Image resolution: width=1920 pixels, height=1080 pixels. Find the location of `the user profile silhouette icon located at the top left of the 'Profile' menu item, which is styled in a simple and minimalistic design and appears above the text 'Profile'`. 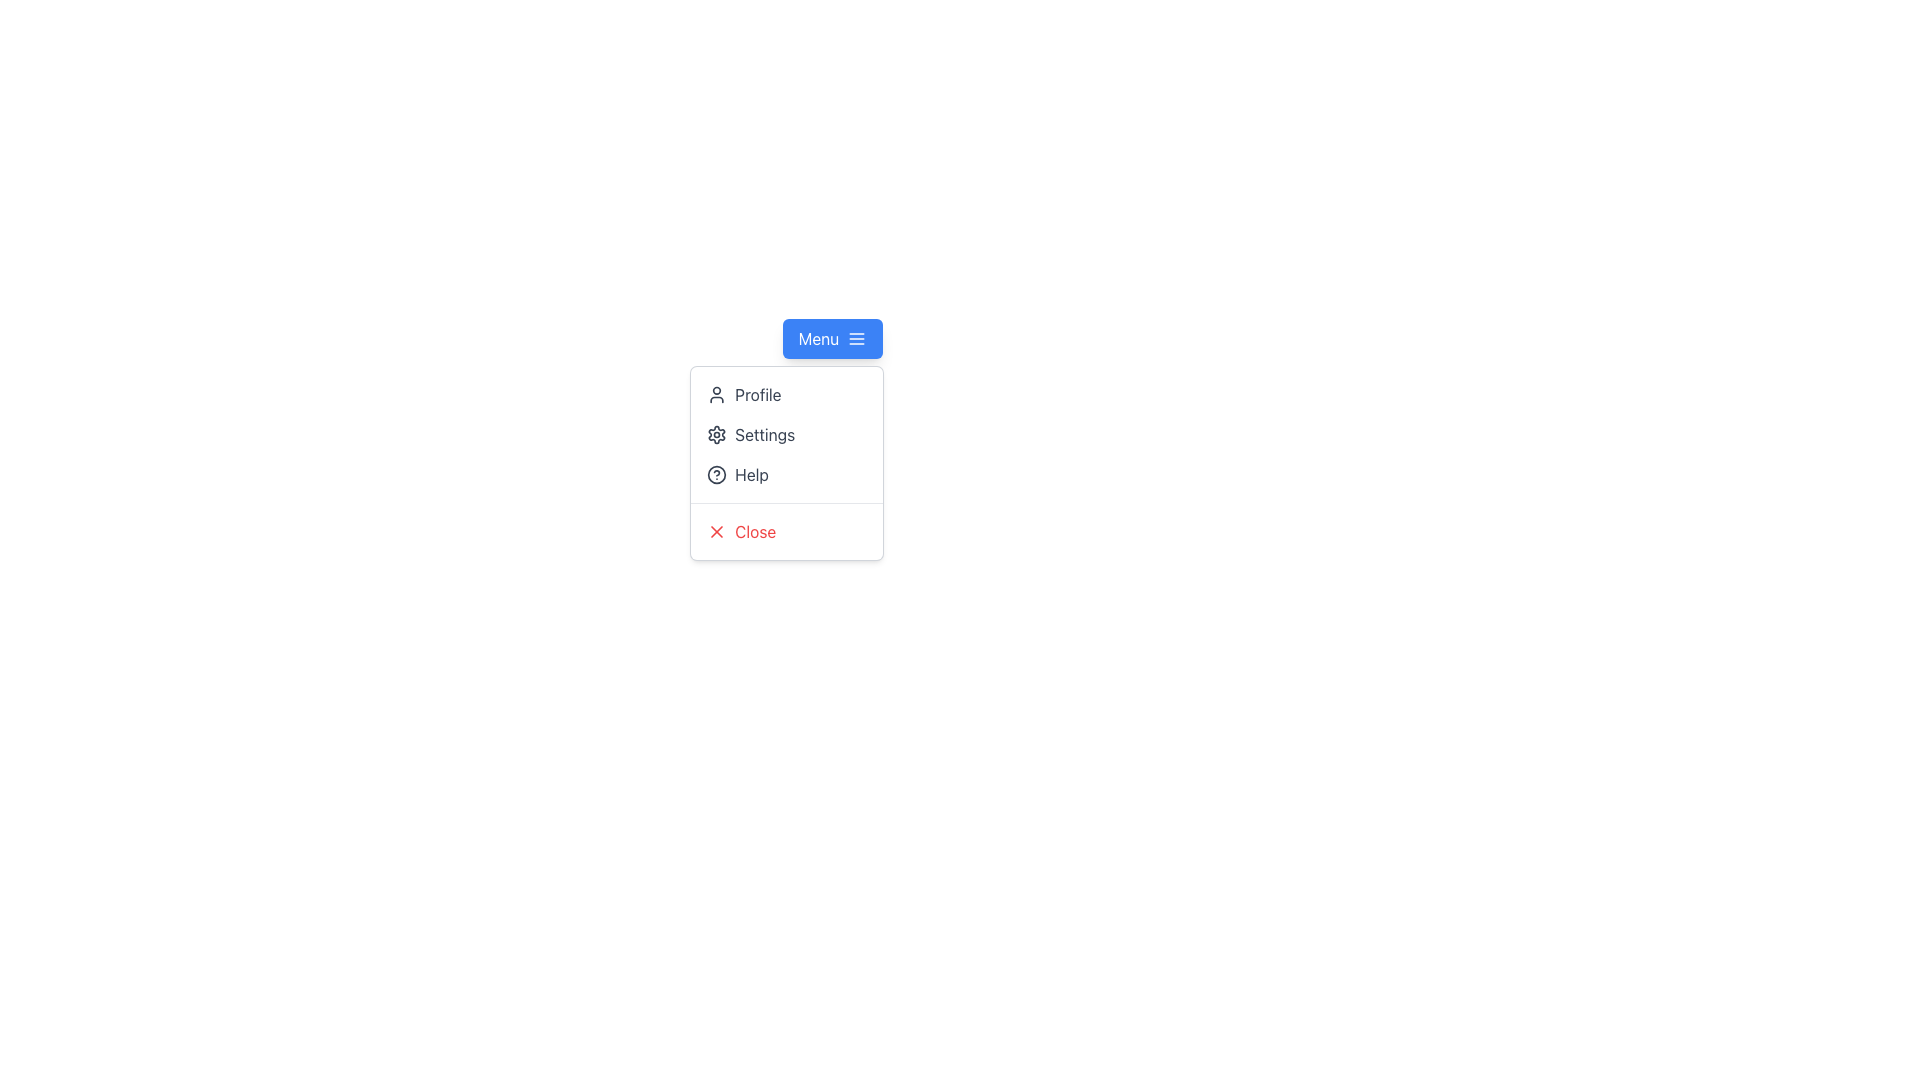

the user profile silhouette icon located at the top left of the 'Profile' menu item, which is styled in a simple and minimalistic design and appears above the text 'Profile' is located at coordinates (717, 394).